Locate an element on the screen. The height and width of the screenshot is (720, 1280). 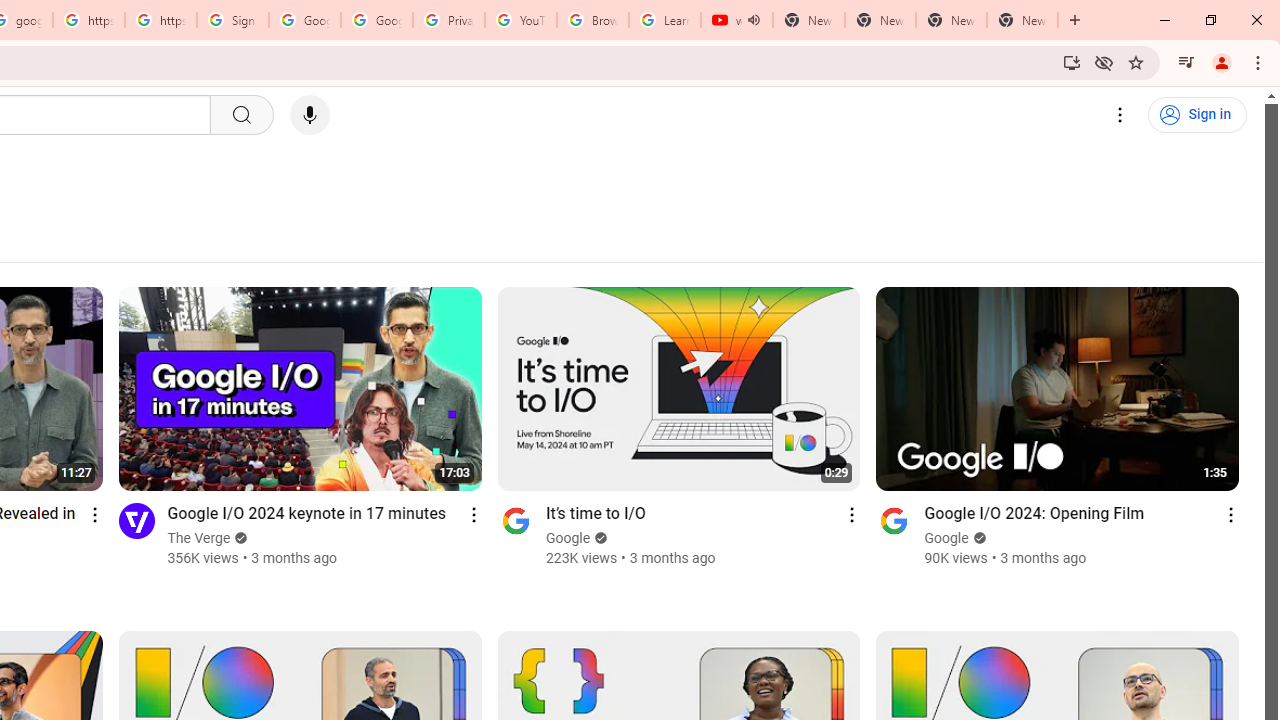
'YouTube' is located at coordinates (520, 20).